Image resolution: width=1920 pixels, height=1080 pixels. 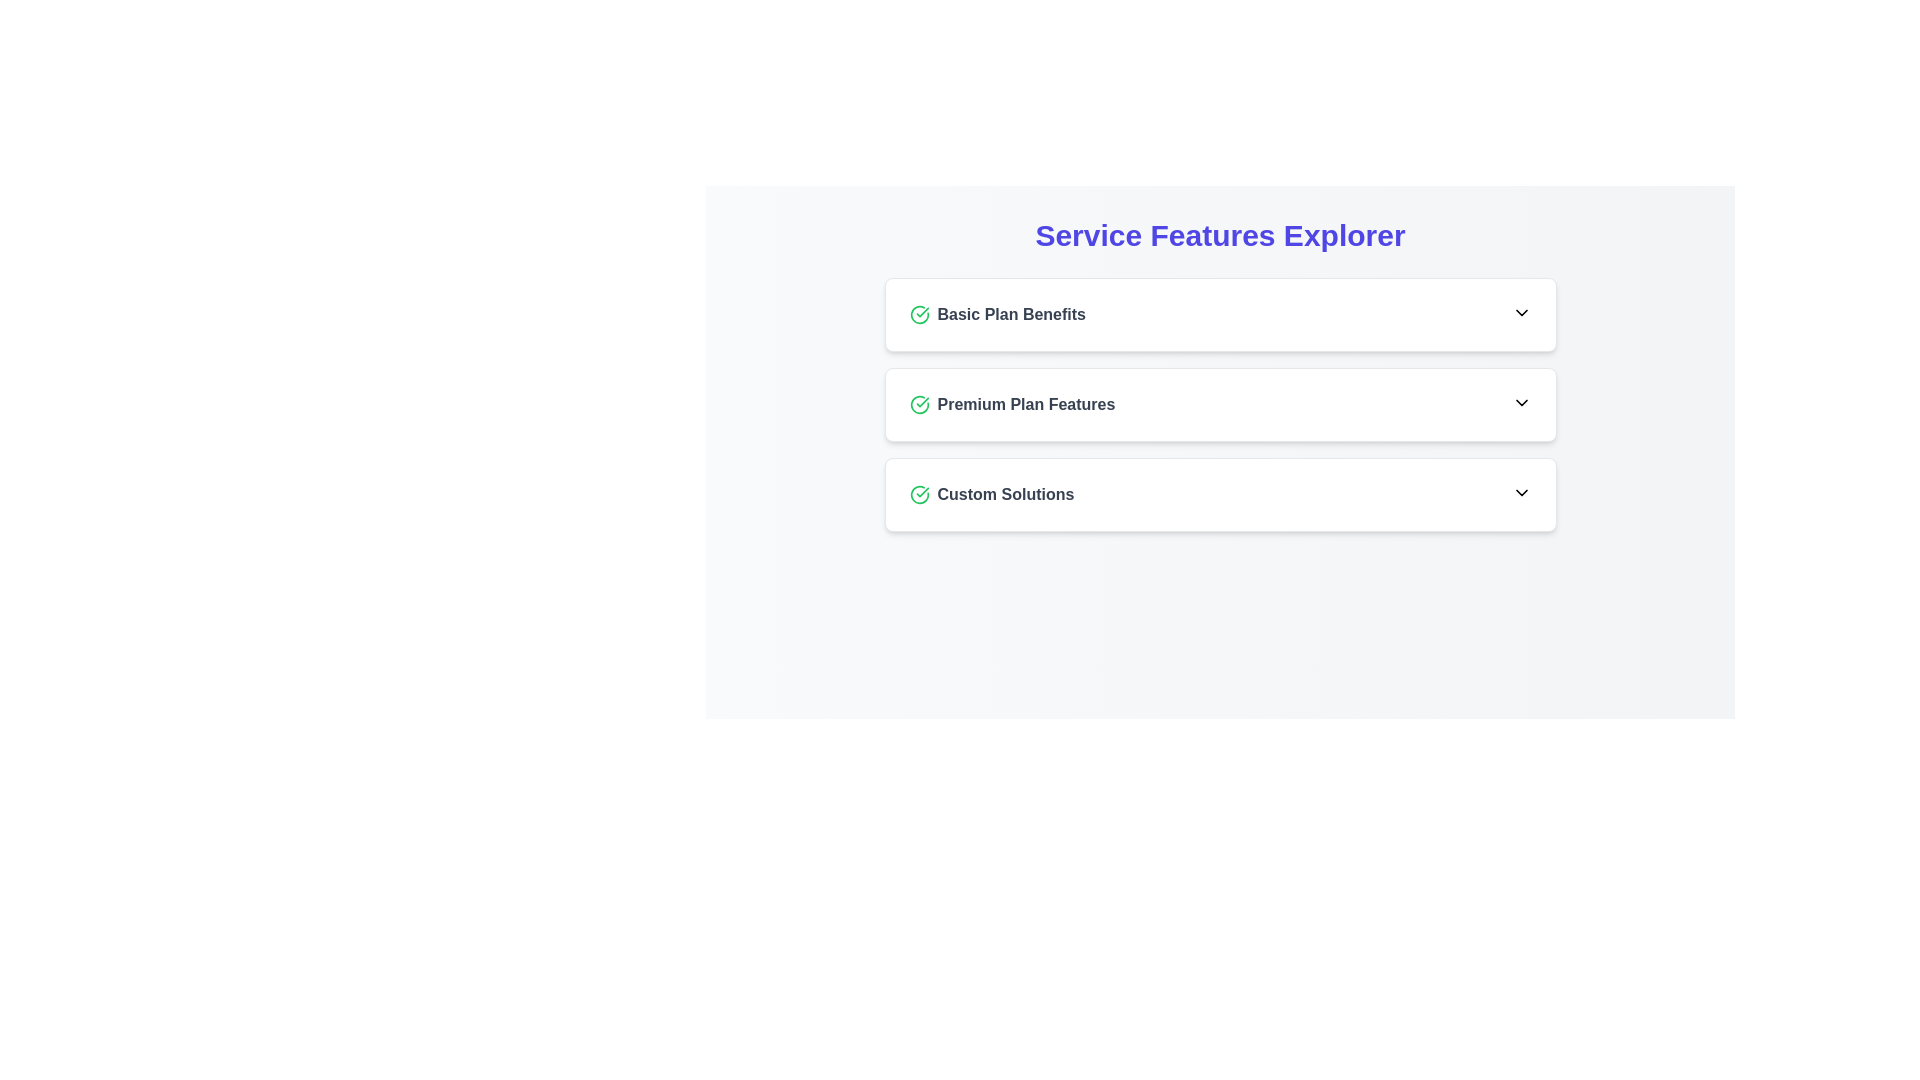 What do you see at coordinates (1520, 402) in the screenshot?
I see `the toggle icon located at the far-right side of the 'Premium Plan Features' section` at bounding box center [1520, 402].